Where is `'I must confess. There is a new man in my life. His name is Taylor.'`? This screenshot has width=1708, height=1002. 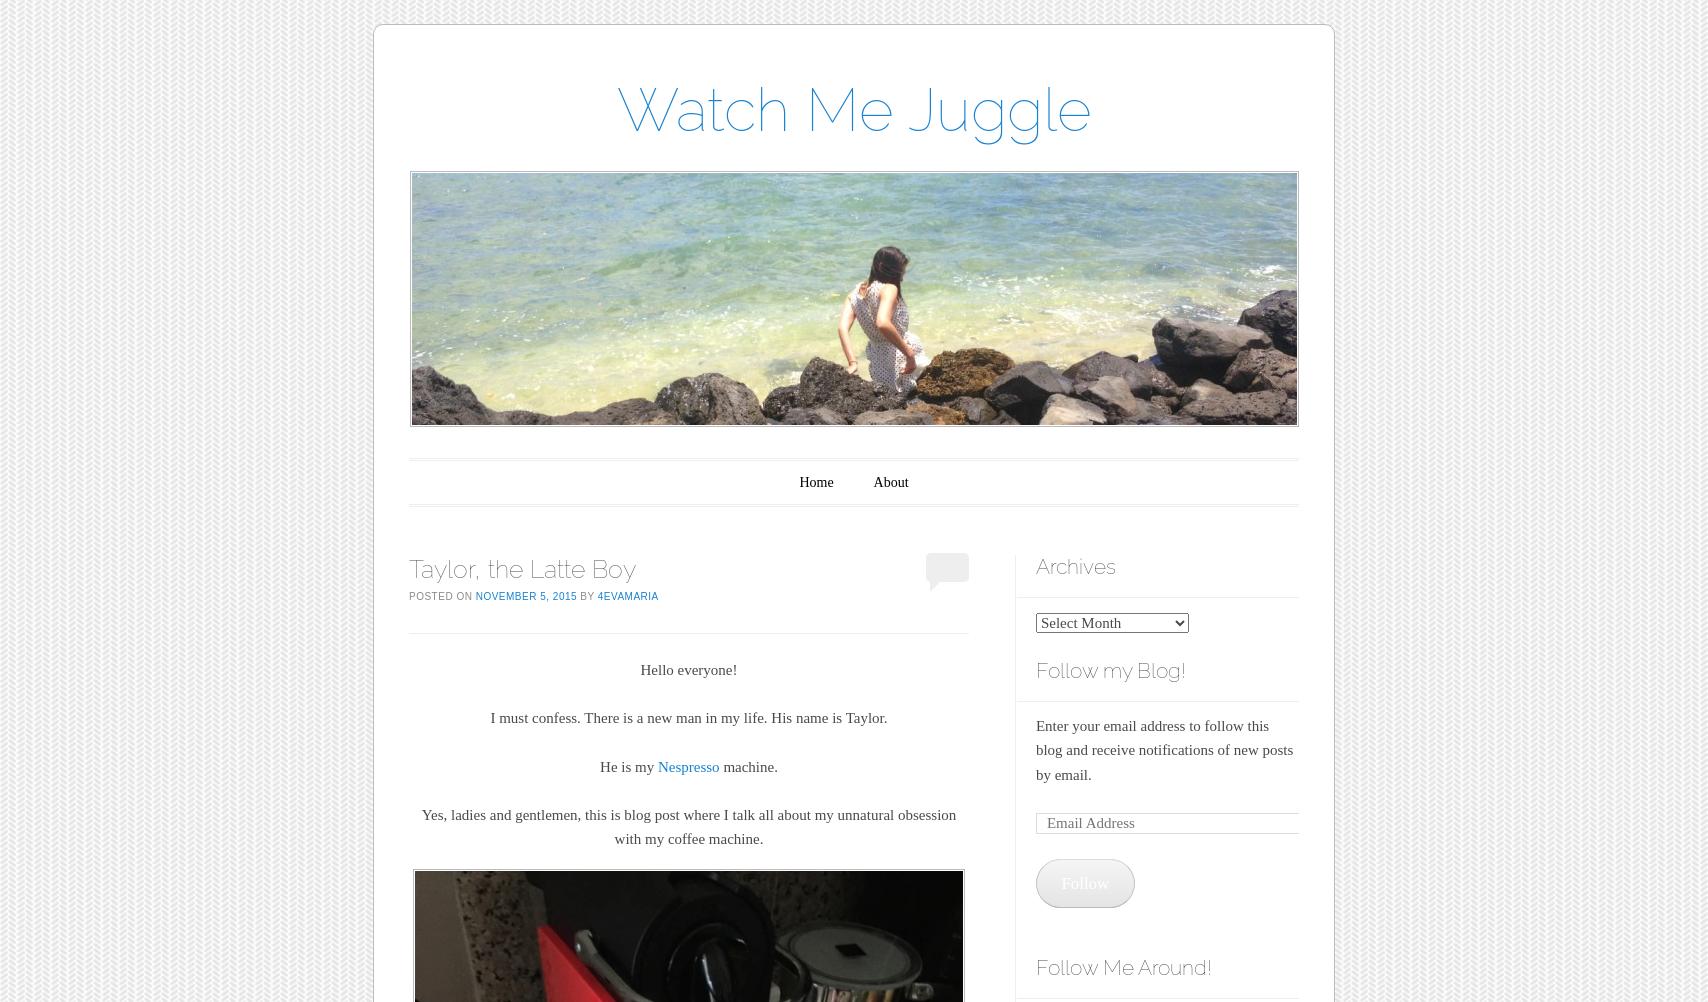
'I must confess. There is a new man in my life. His name is Taylor.' is located at coordinates (688, 718).